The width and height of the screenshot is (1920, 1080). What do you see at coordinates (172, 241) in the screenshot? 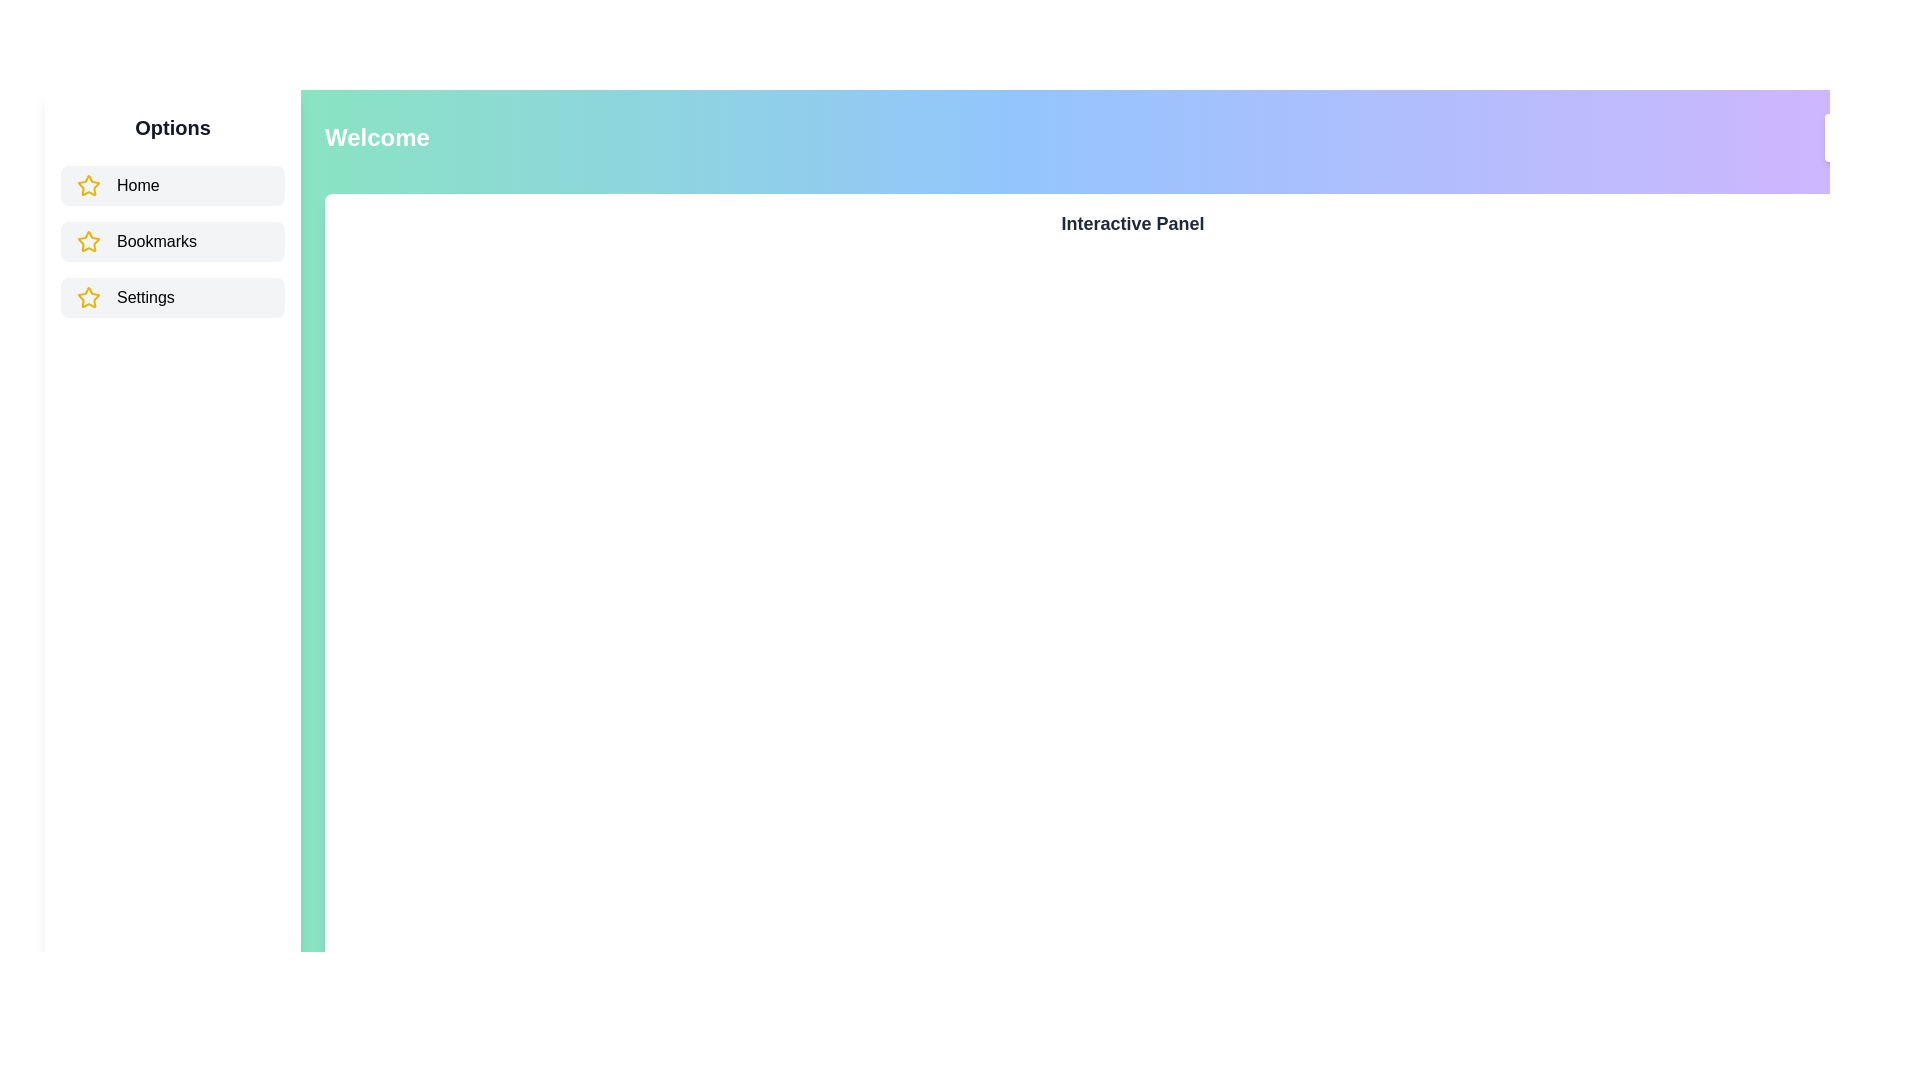
I see `the 'Bookmarks' button, which is a white rectangular button with a yellow star icon and bold text` at bounding box center [172, 241].